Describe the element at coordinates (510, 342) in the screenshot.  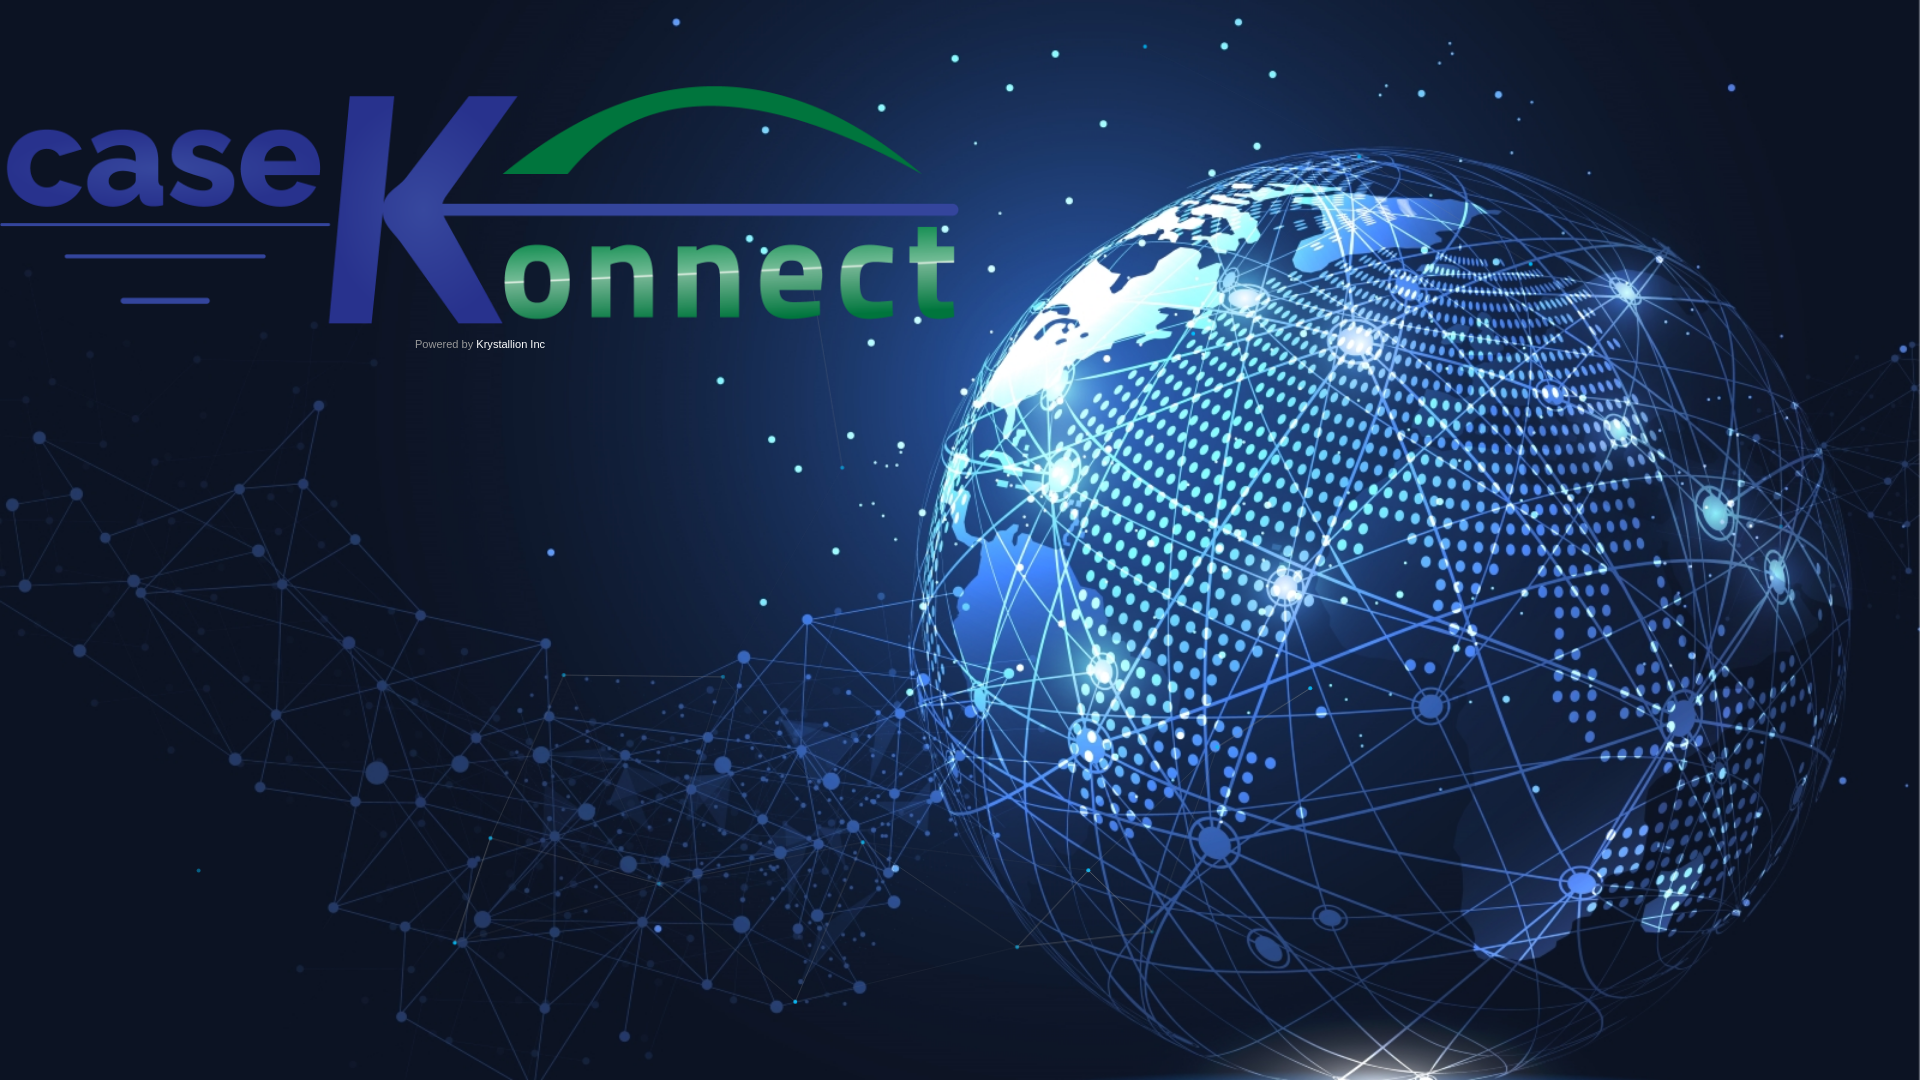
I see `'Krystallion Inc'` at that location.